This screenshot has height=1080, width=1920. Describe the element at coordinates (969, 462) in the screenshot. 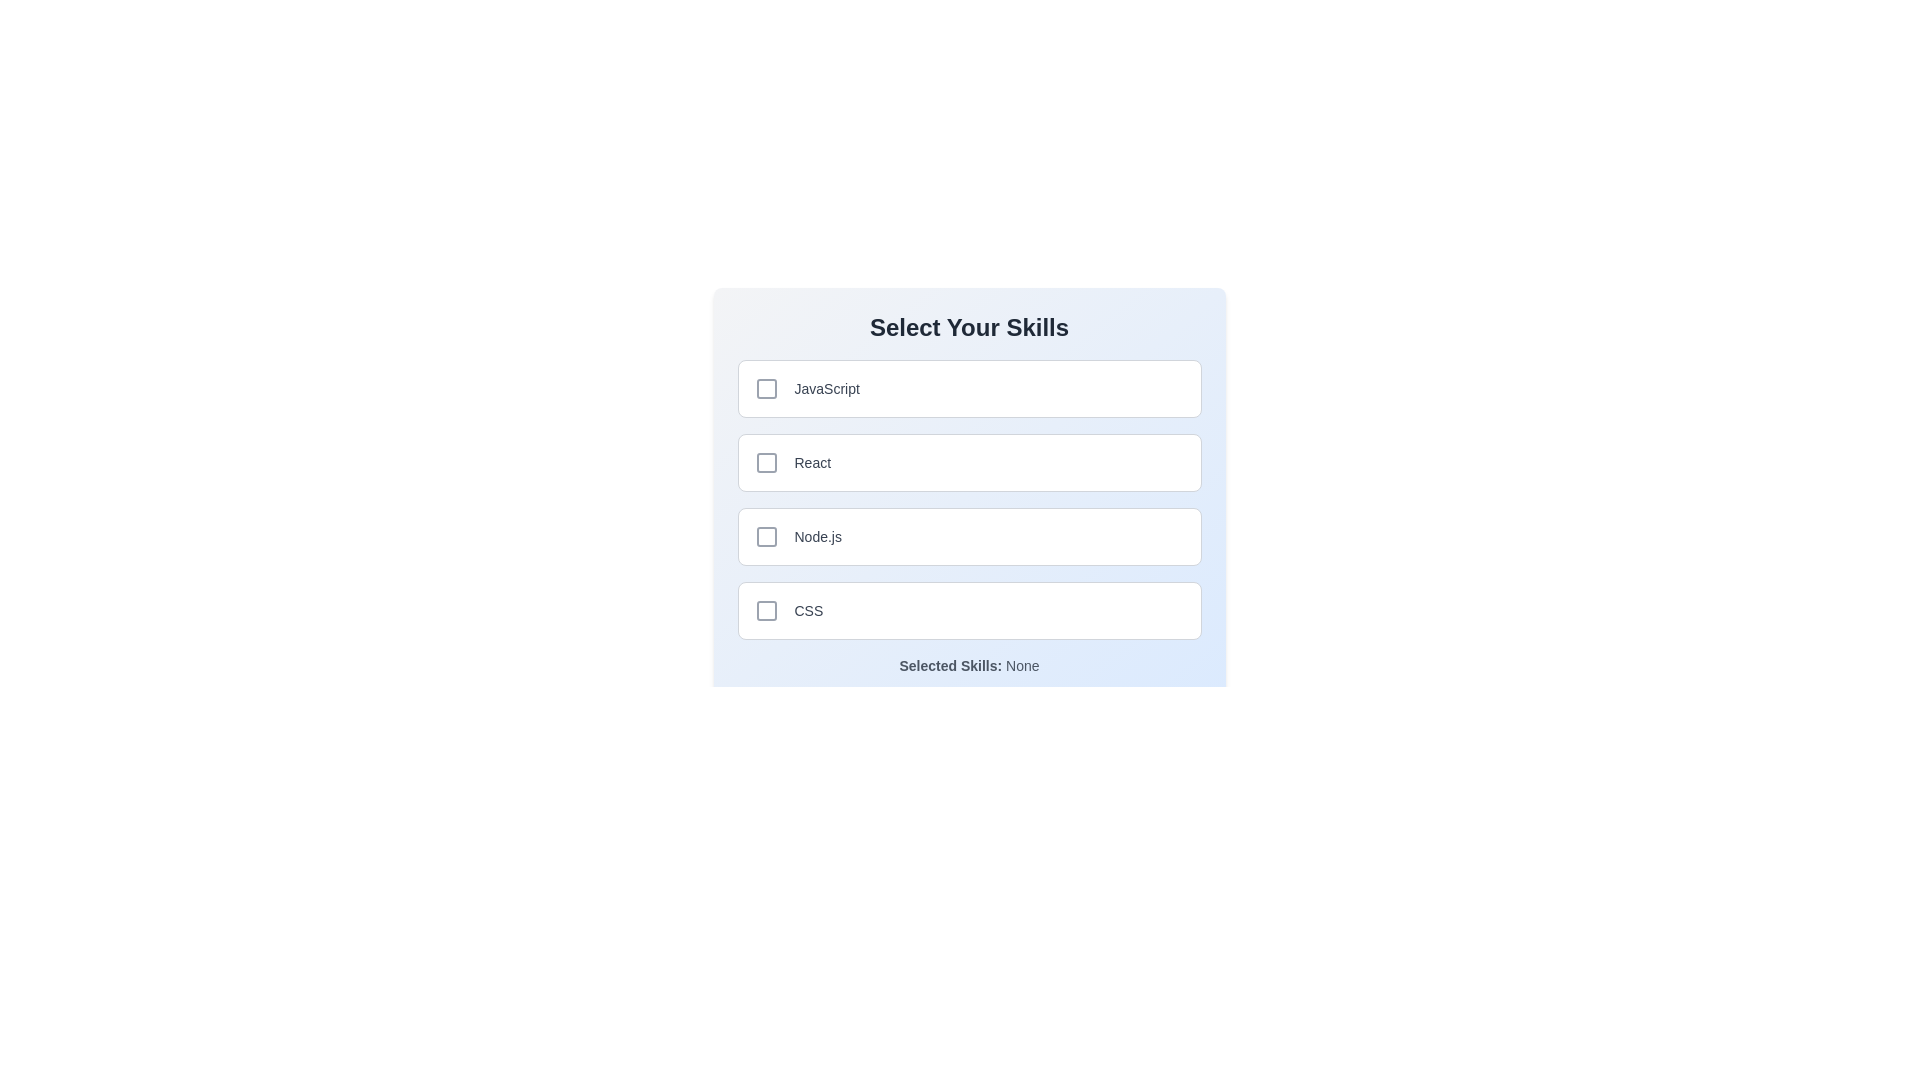

I see `the 'React' skill checkbox, the second selectable item in the vertical list of skills, to trigger visual feedback` at that location.